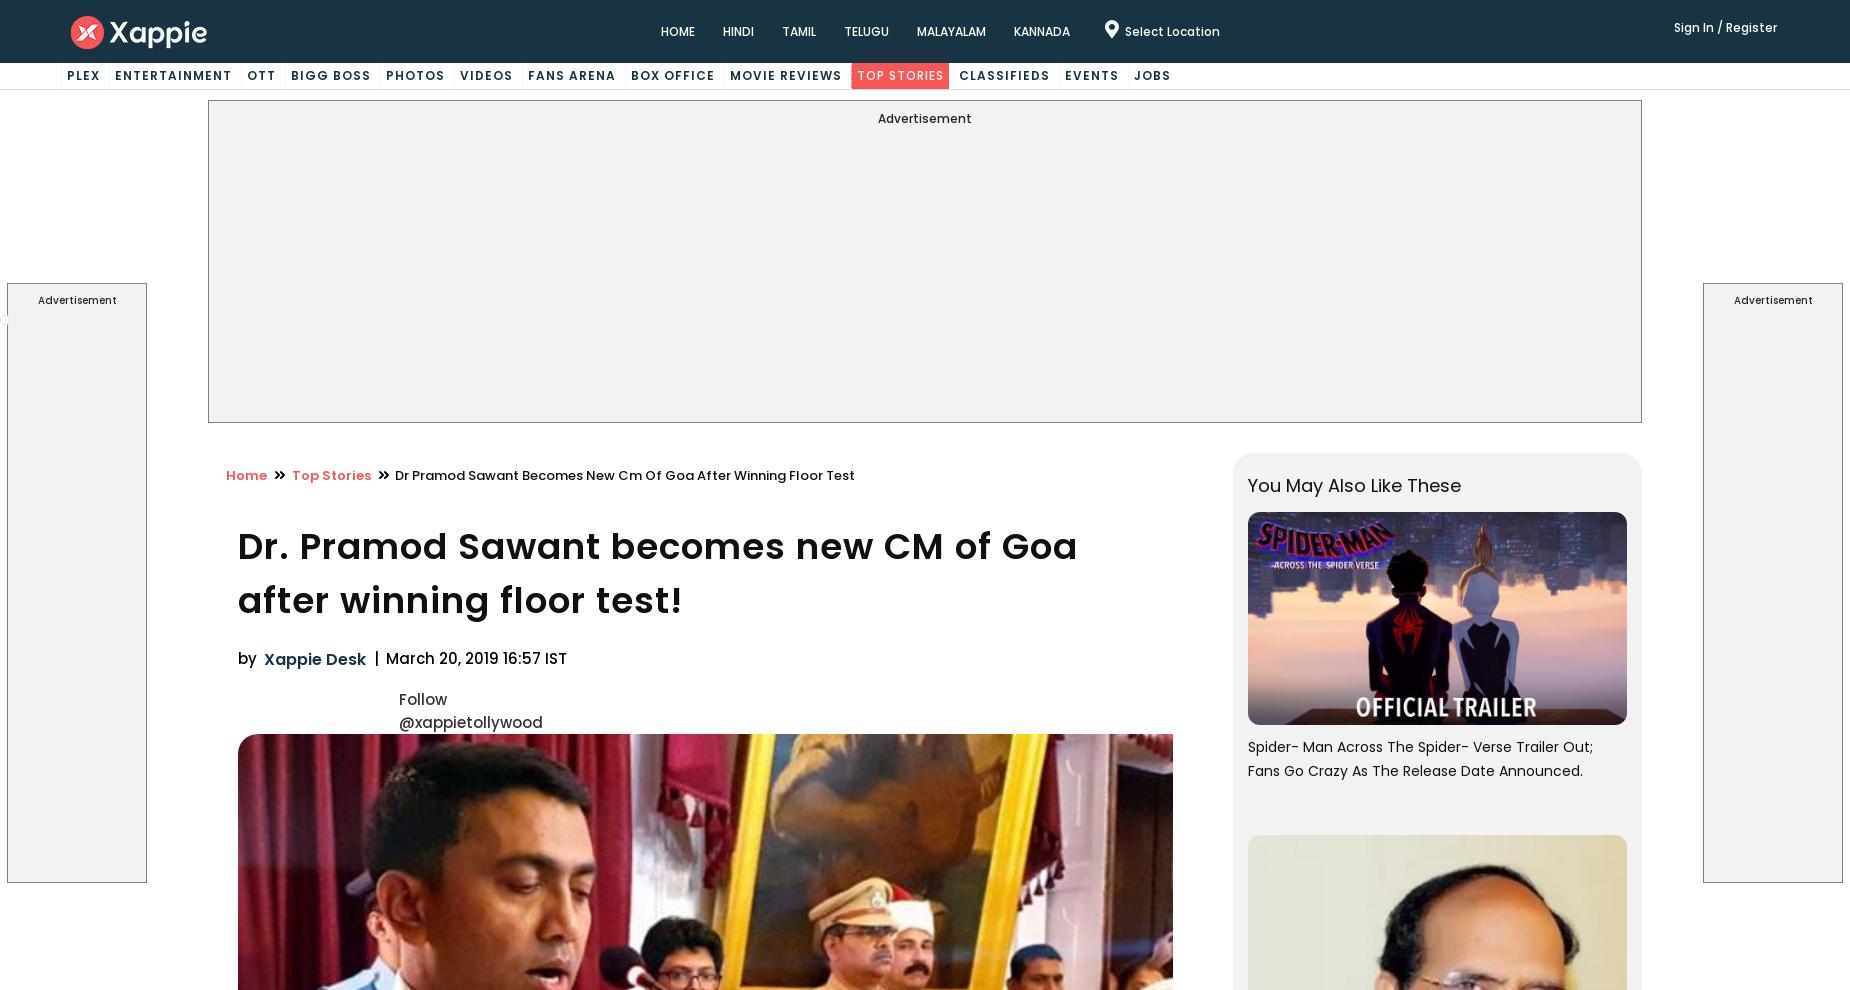 This screenshot has width=1850, height=990. Describe the element at coordinates (673, 75) in the screenshot. I see `'Box Office'` at that location.